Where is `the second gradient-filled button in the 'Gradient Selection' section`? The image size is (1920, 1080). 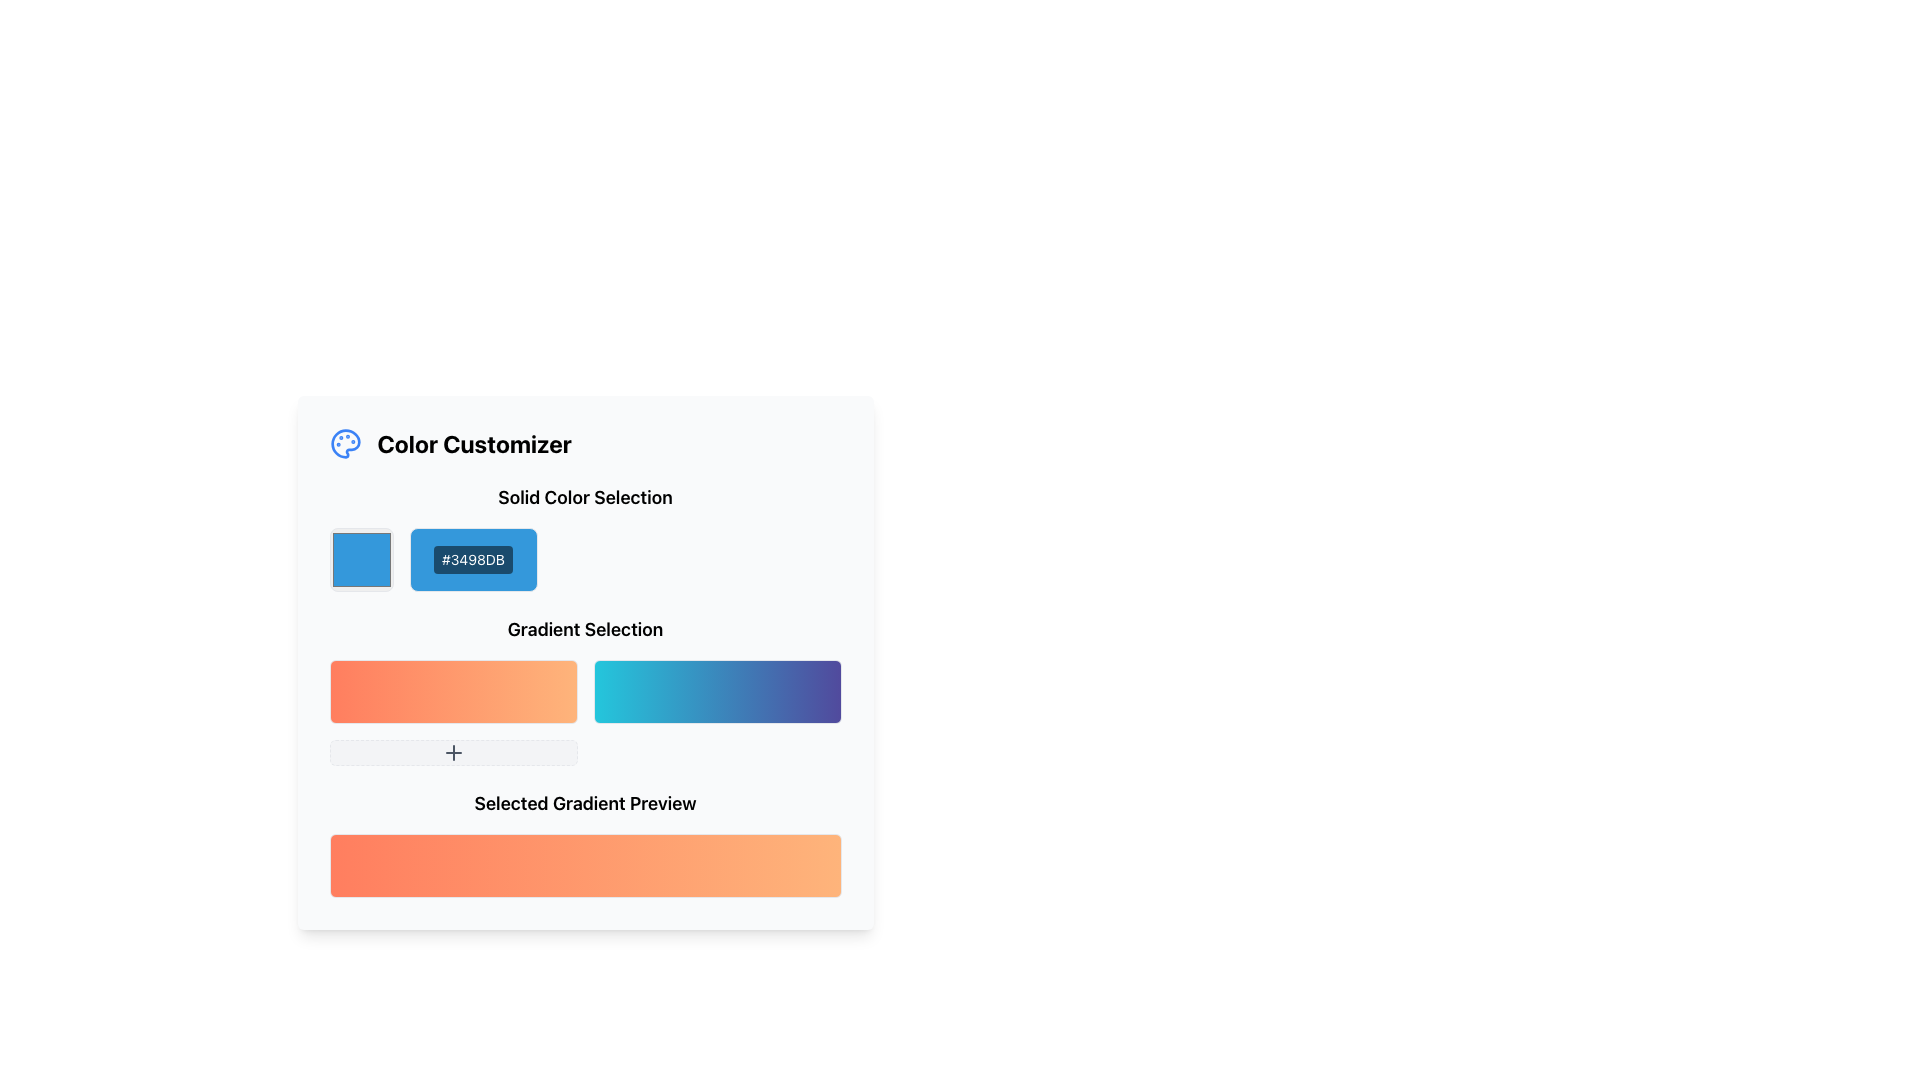 the second gradient-filled button in the 'Gradient Selection' section is located at coordinates (717, 690).